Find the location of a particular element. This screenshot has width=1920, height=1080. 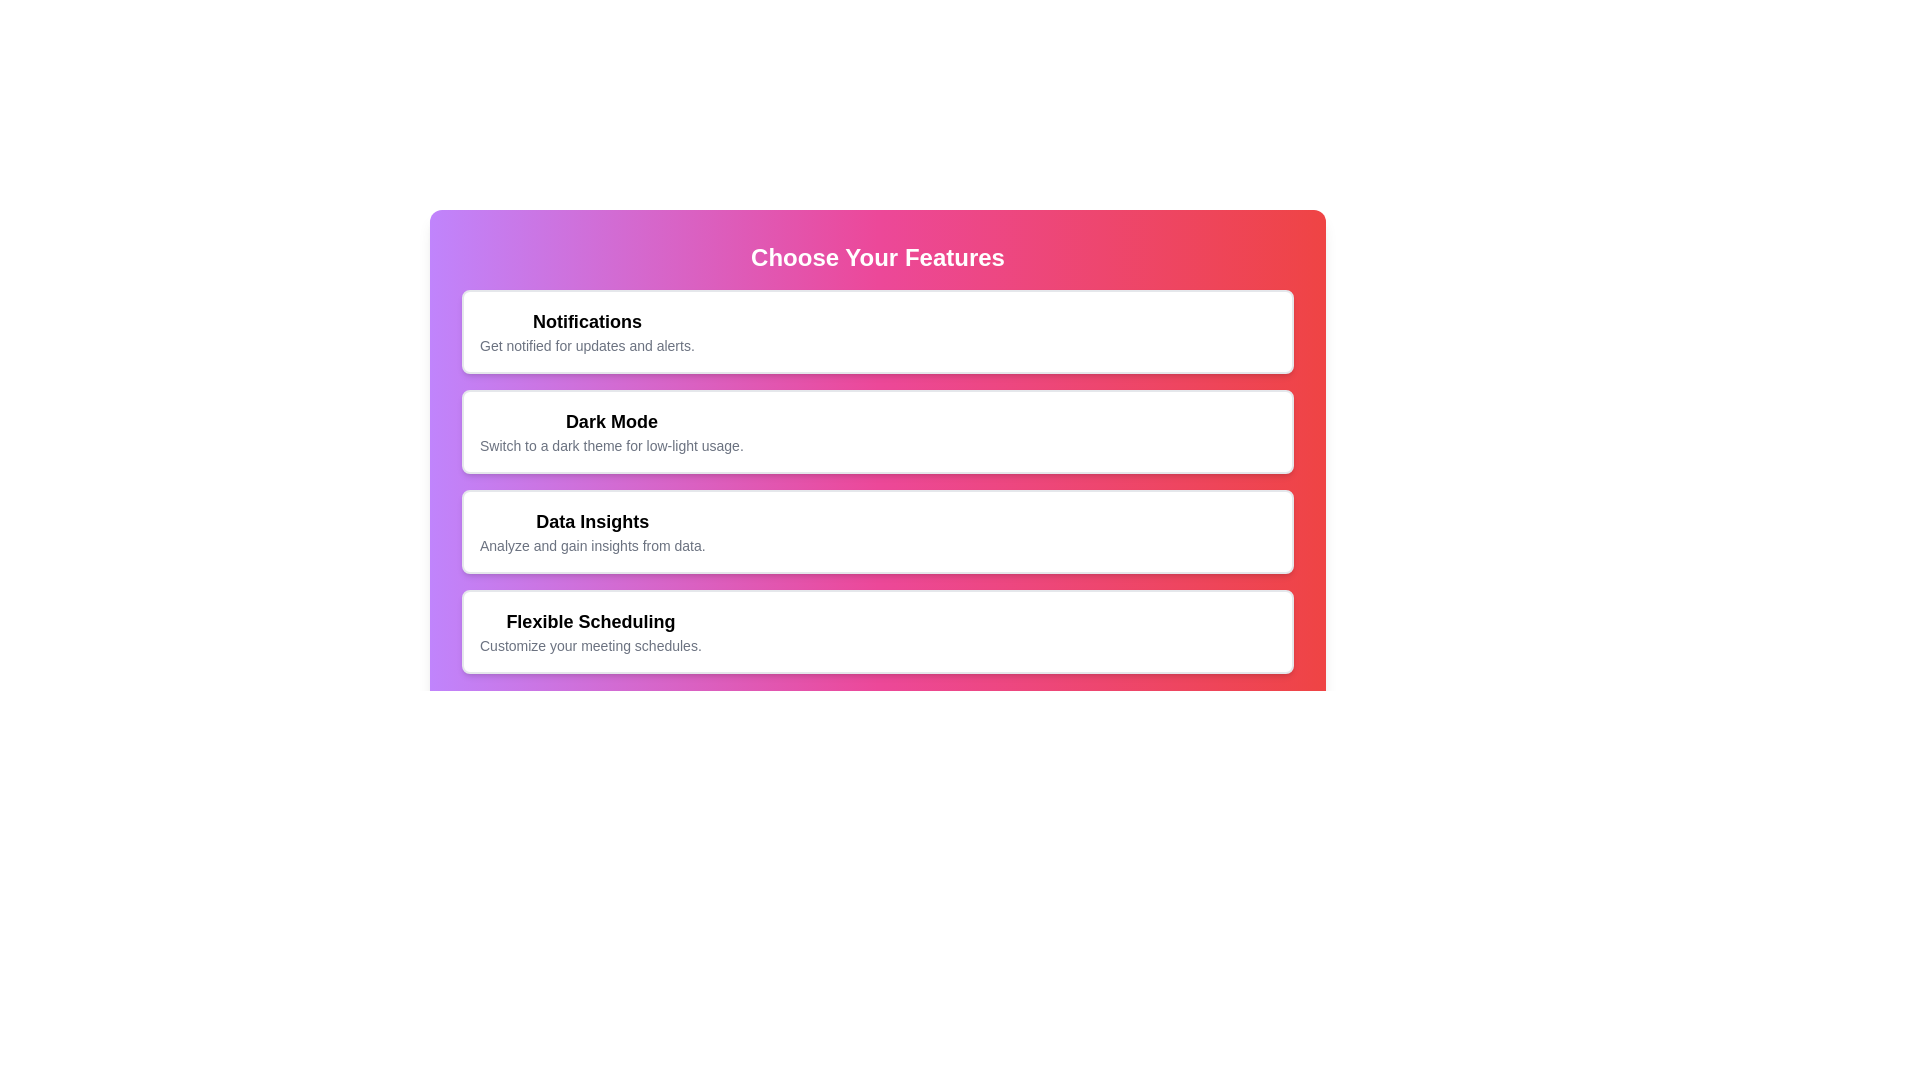

the title and description of the 'Dark Mode' feature, which is the second item in a vertical list between 'Notifications' and 'Data Insights' is located at coordinates (610, 431).